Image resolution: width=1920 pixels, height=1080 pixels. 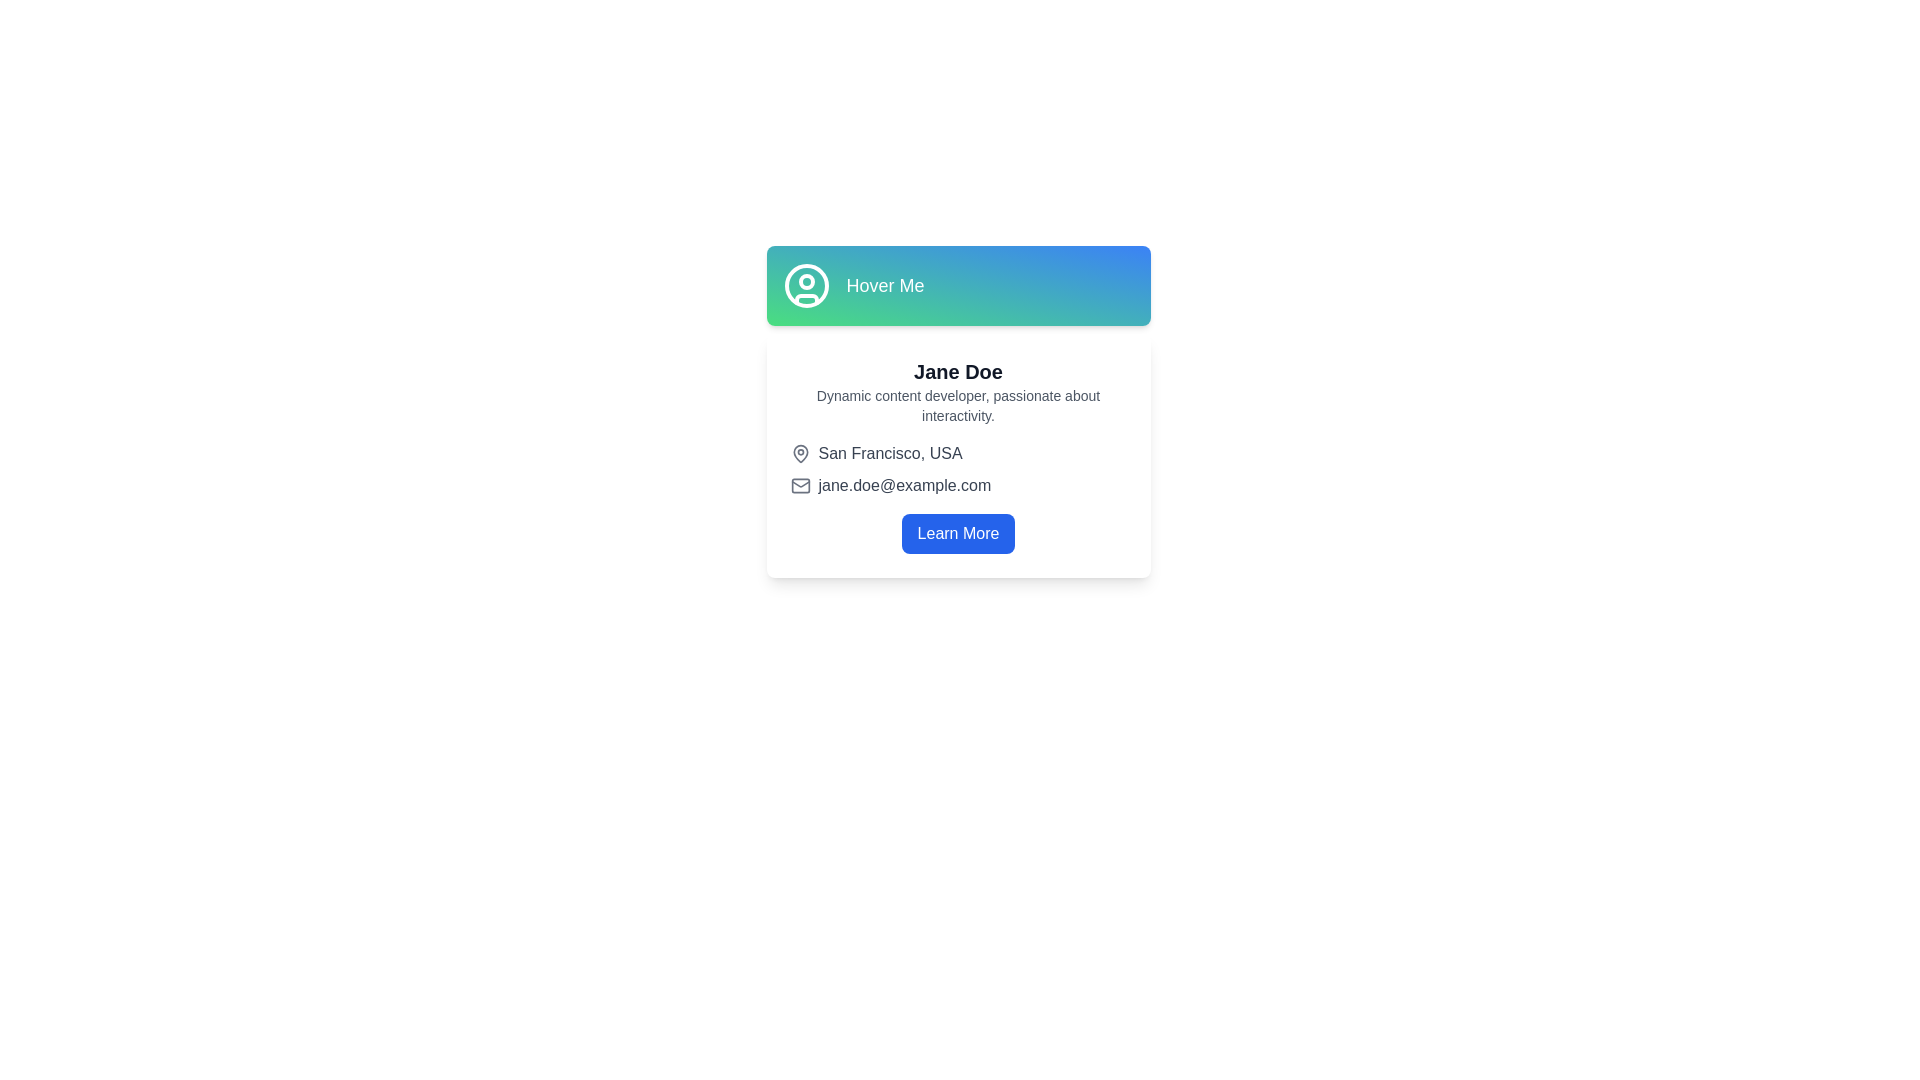 What do you see at coordinates (903, 486) in the screenshot?
I see `the static text display showing the email address 'jane.doe@example.com', styled in gray, located next to the email icon within a card layout` at bounding box center [903, 486].